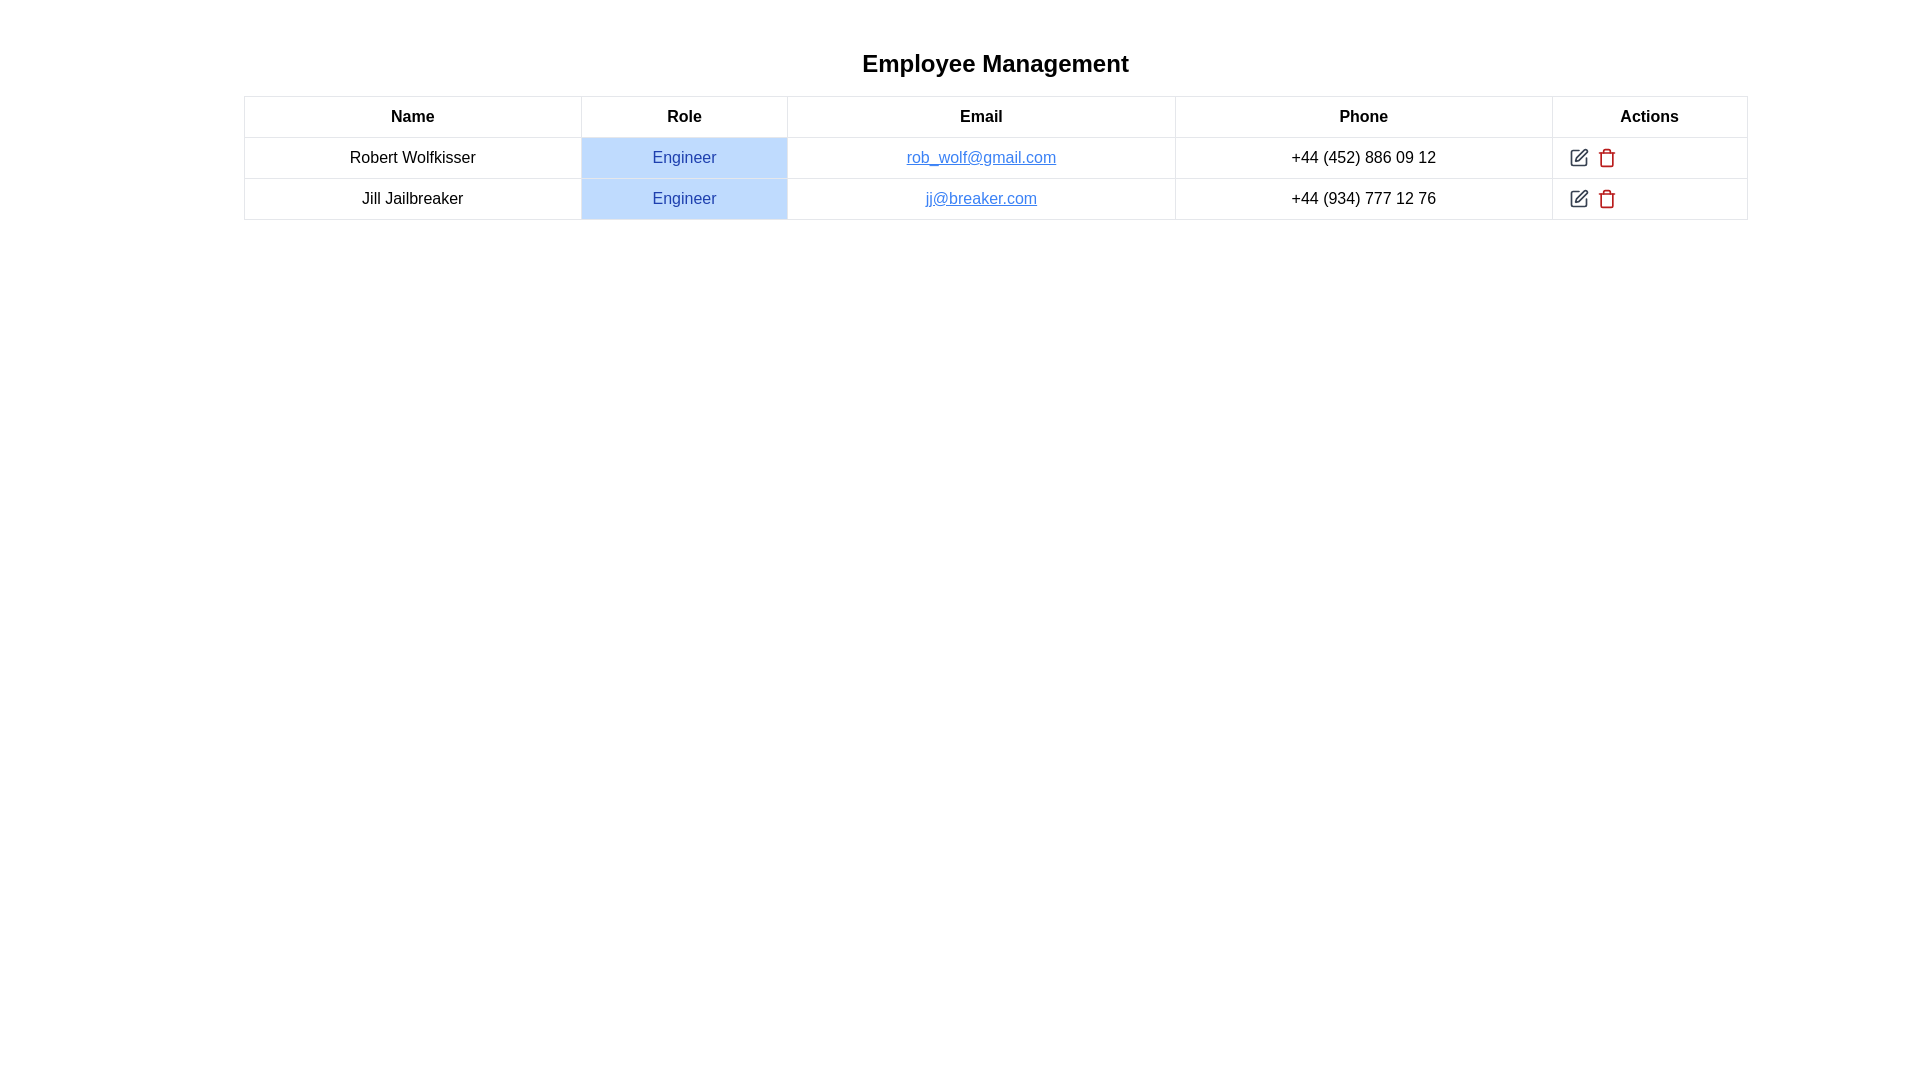  I want to click on the edit icon button in the 'Actions' column of the second row for the entry 'Jill Jailbreaker', so click(1580, 196).